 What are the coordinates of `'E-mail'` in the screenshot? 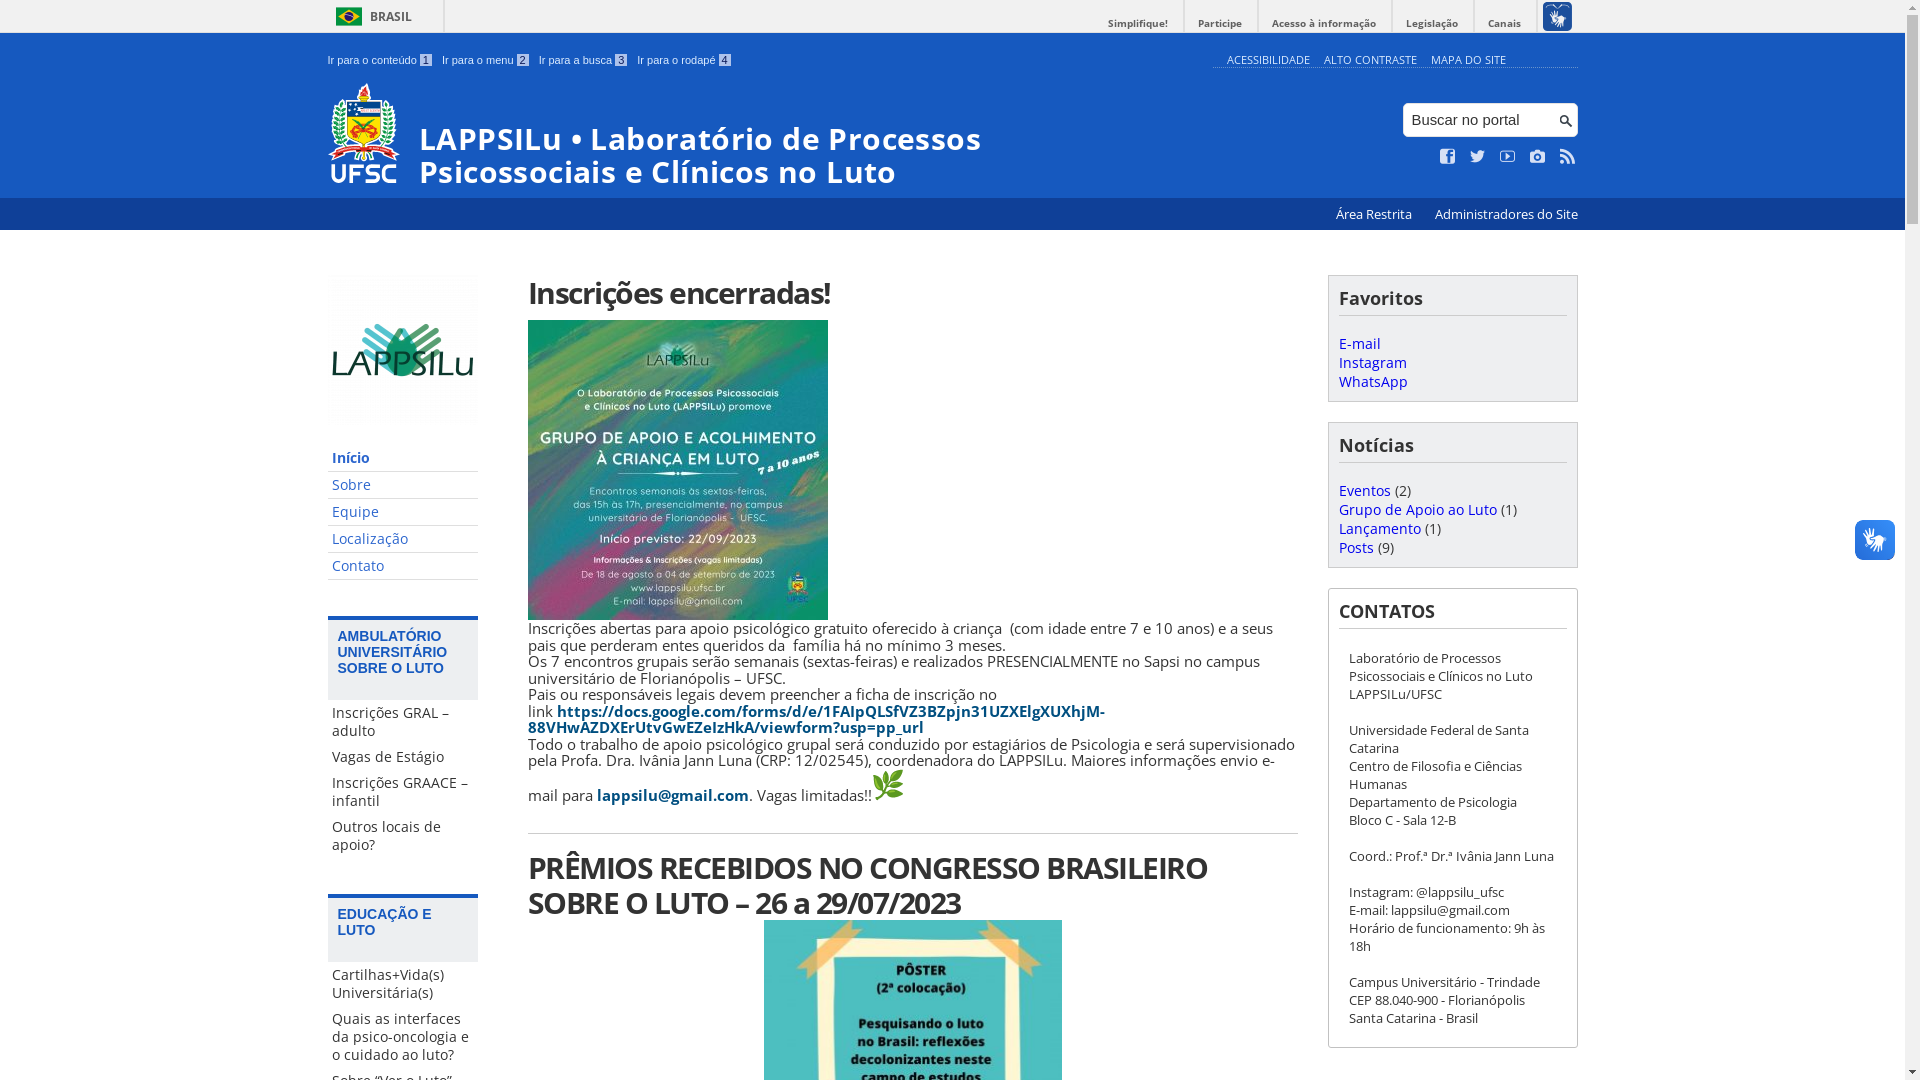 It's located at (1358, 342).